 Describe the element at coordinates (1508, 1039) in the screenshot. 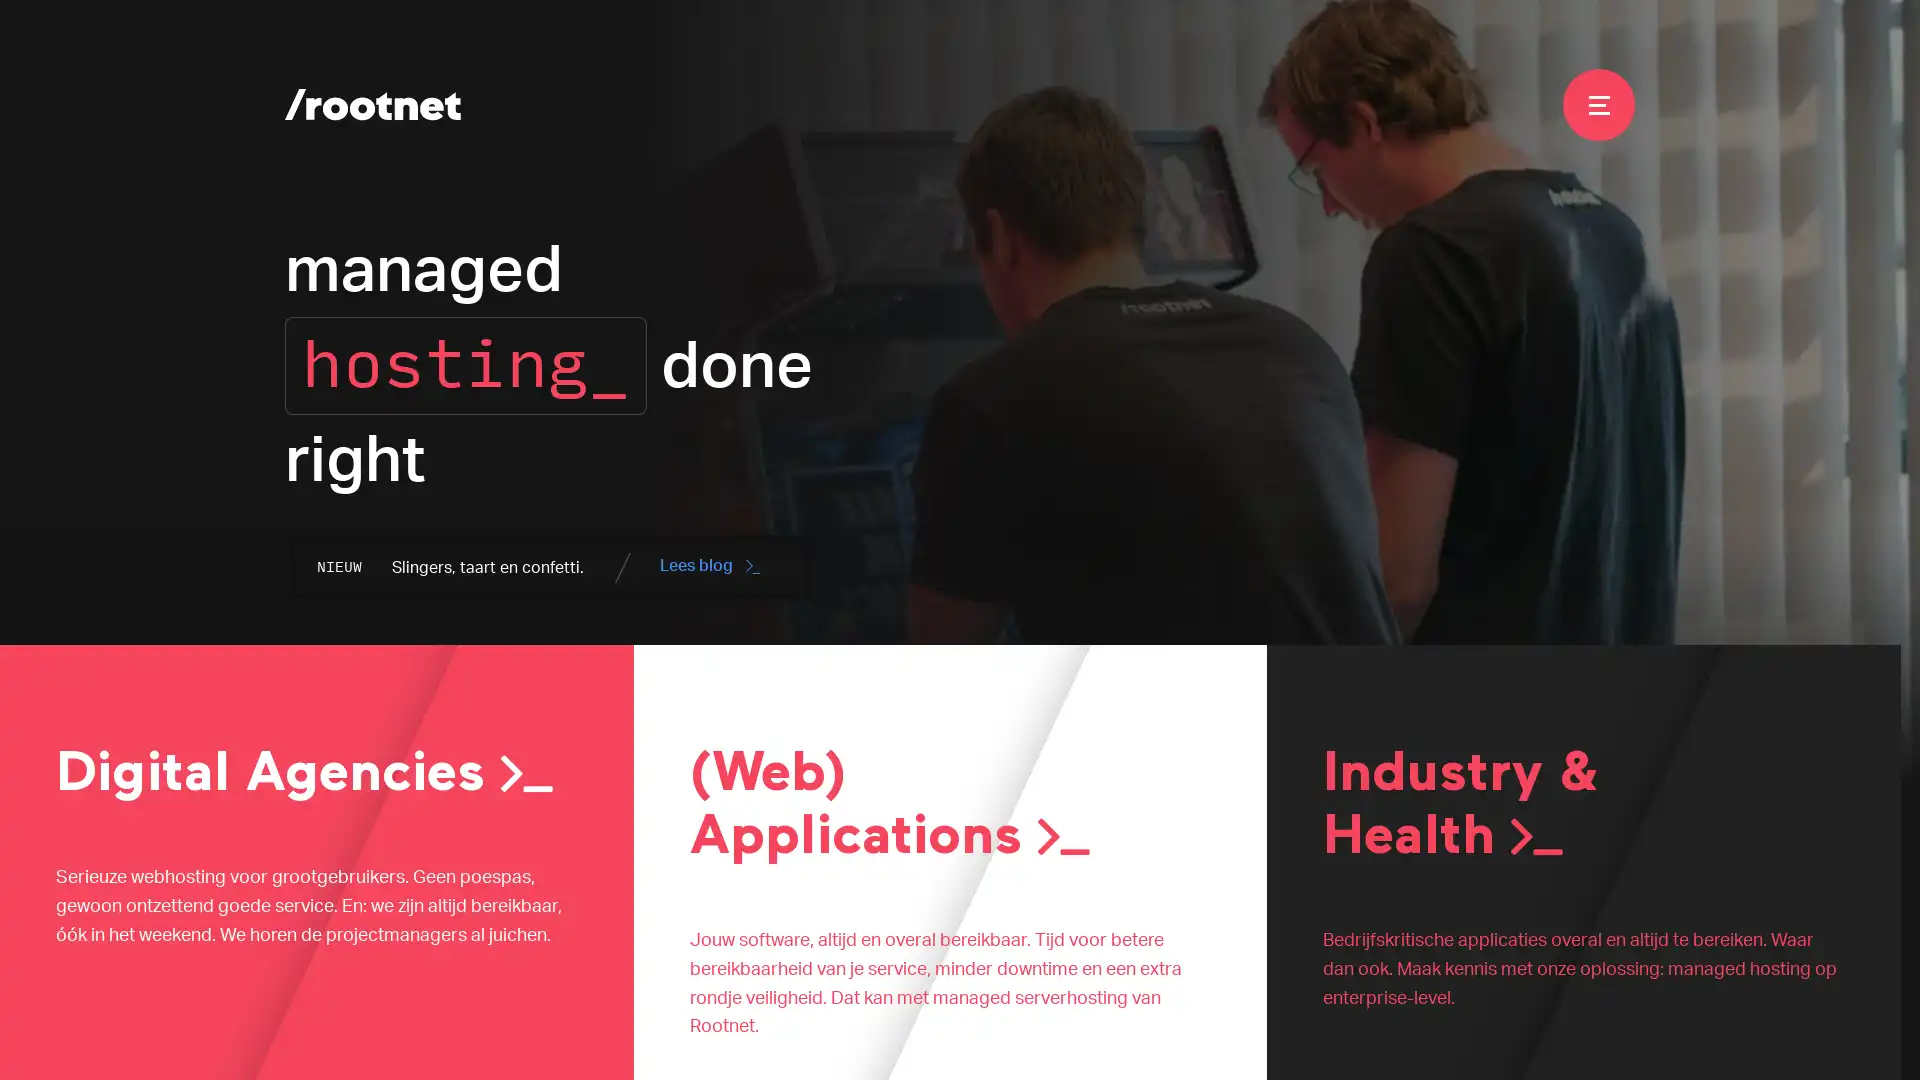

I see `Aanpassen` at that location.